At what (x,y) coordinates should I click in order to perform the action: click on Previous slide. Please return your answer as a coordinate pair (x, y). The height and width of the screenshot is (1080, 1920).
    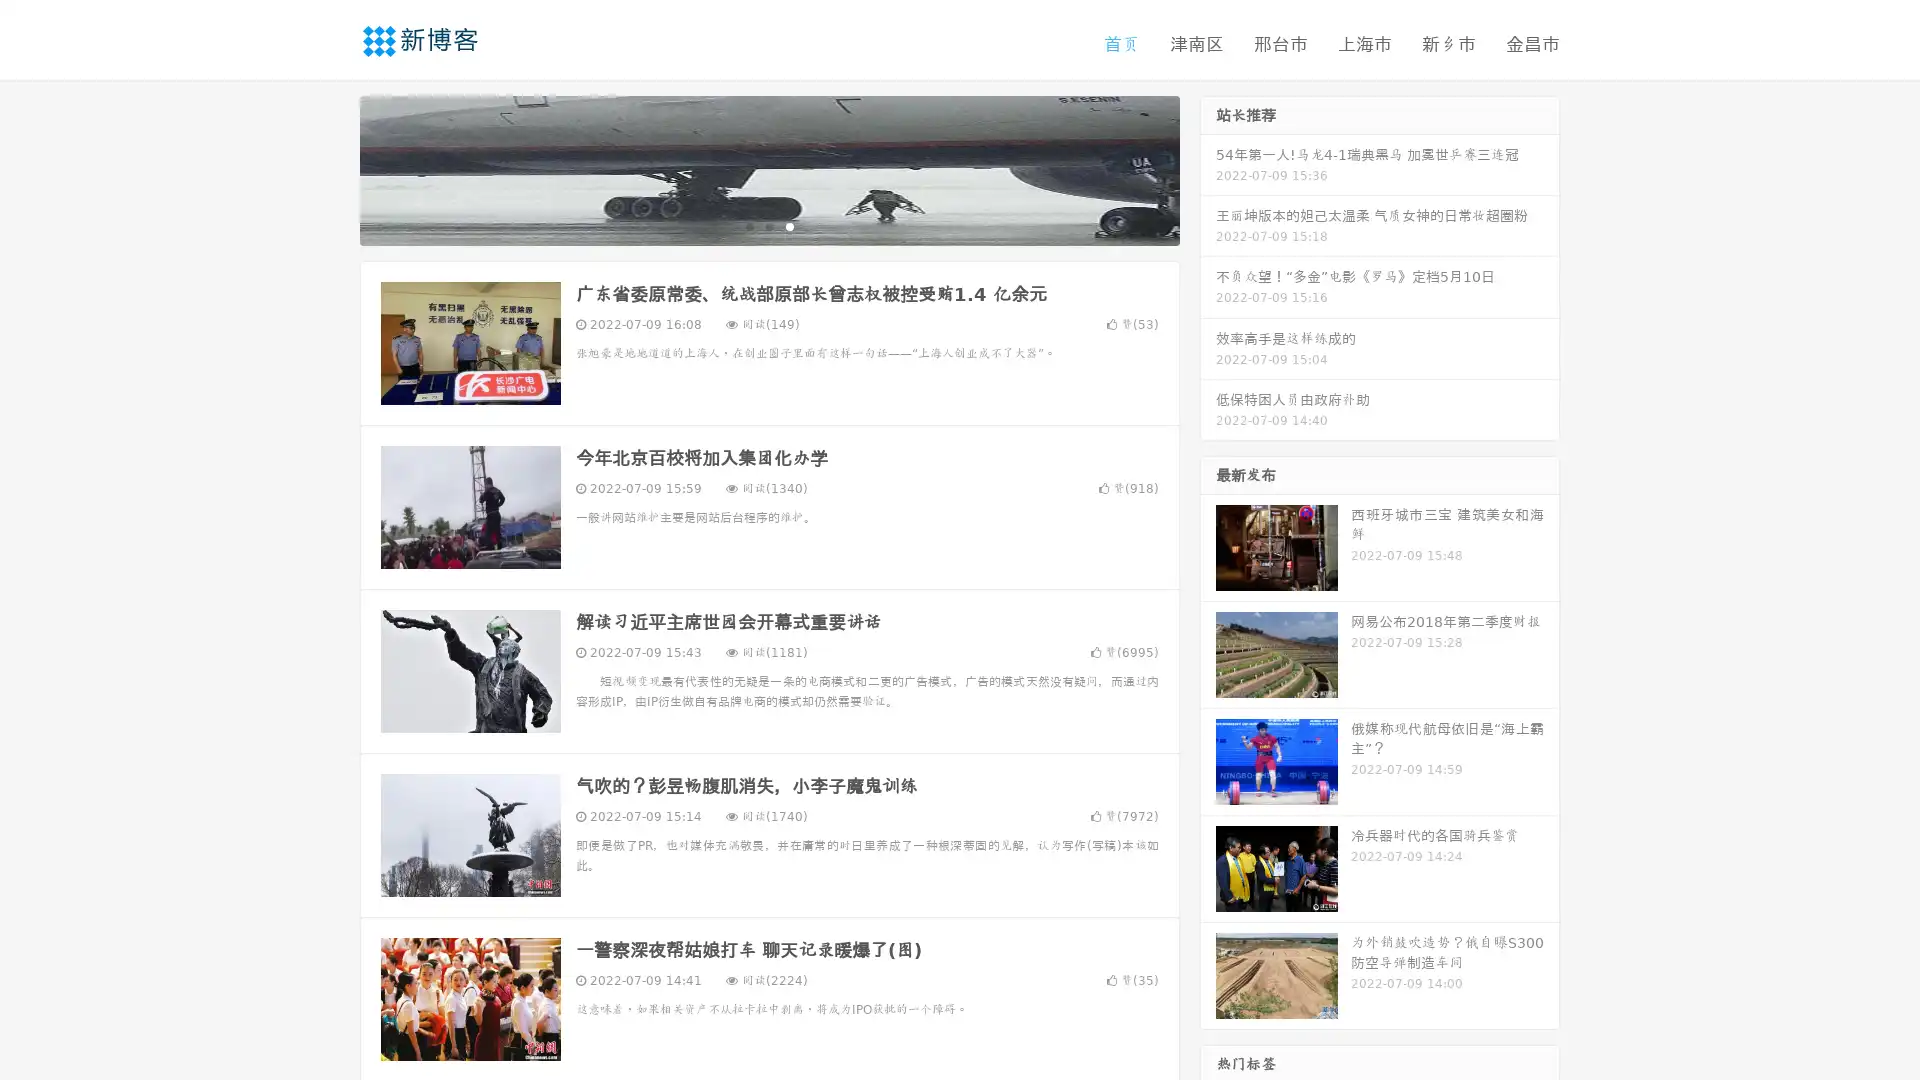
    Looking at the image, I should click on (330, 168).